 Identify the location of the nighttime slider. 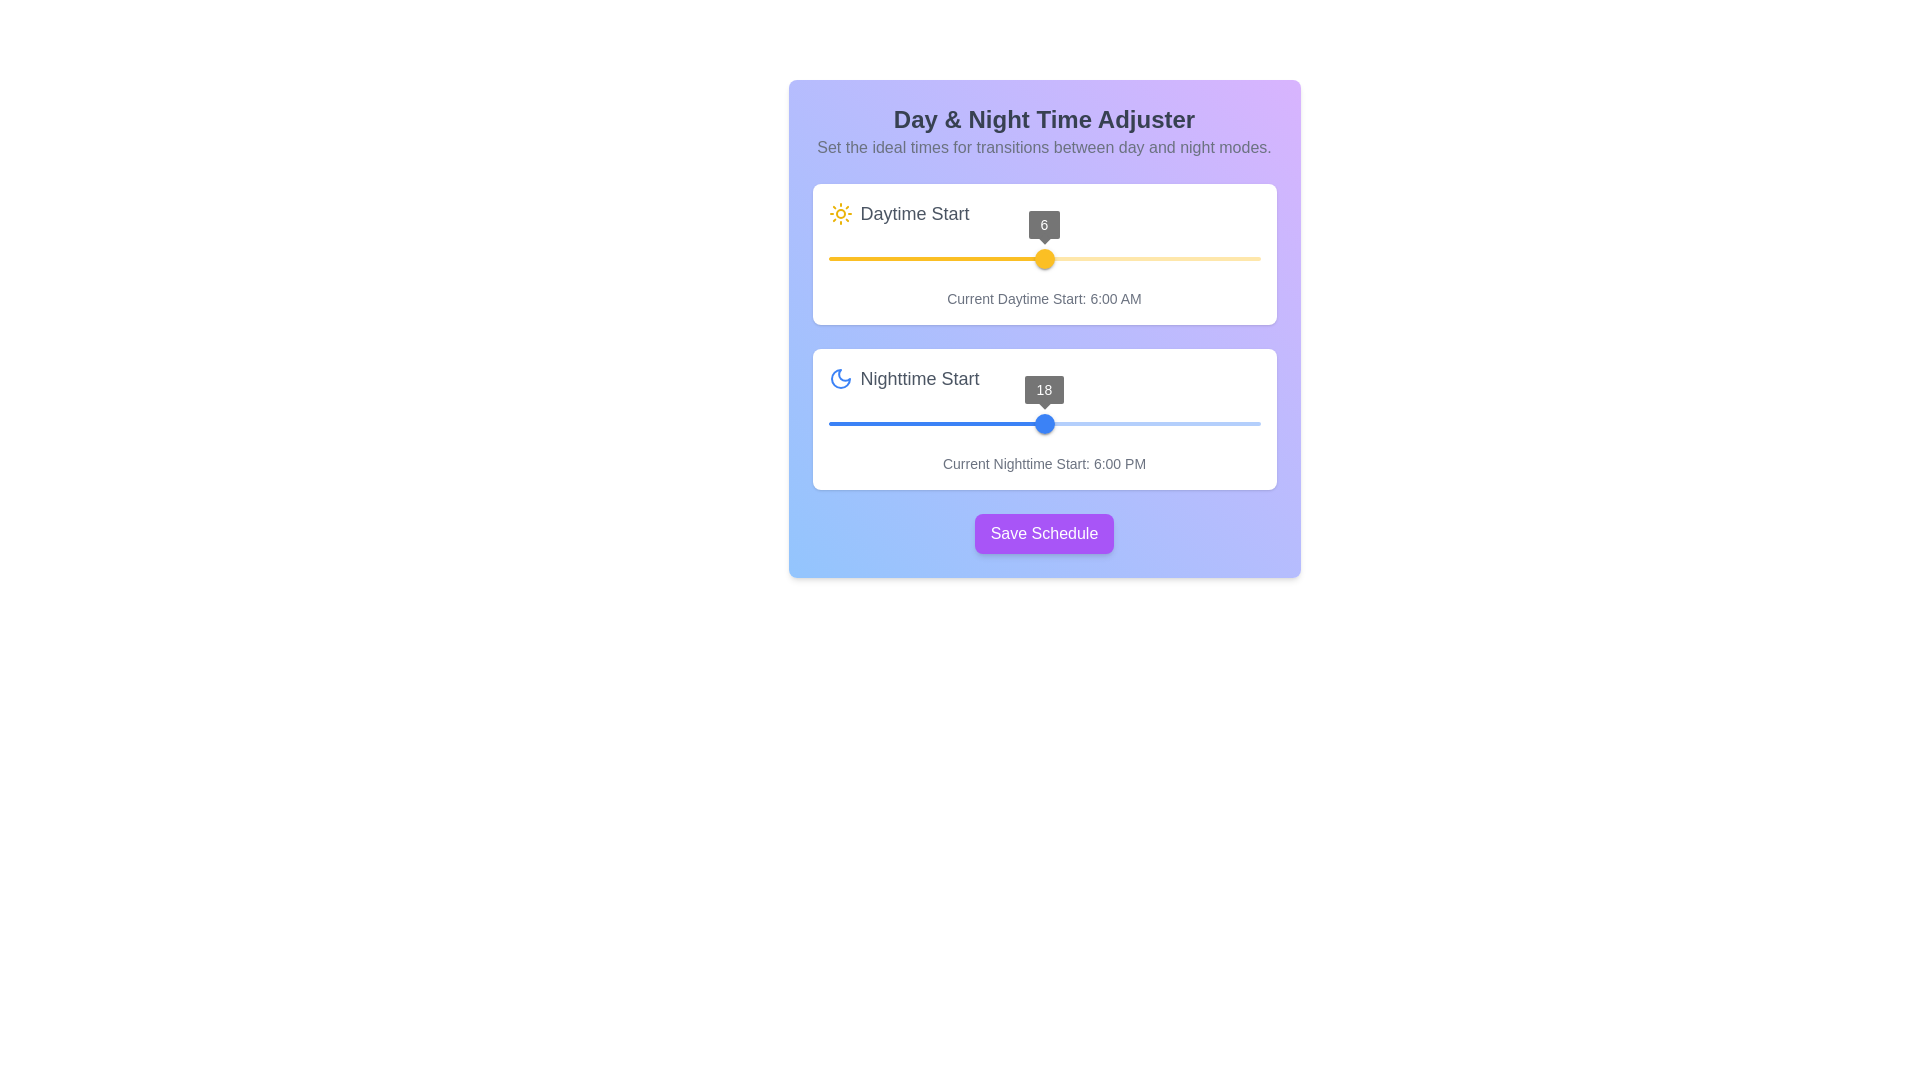
(864, 423).